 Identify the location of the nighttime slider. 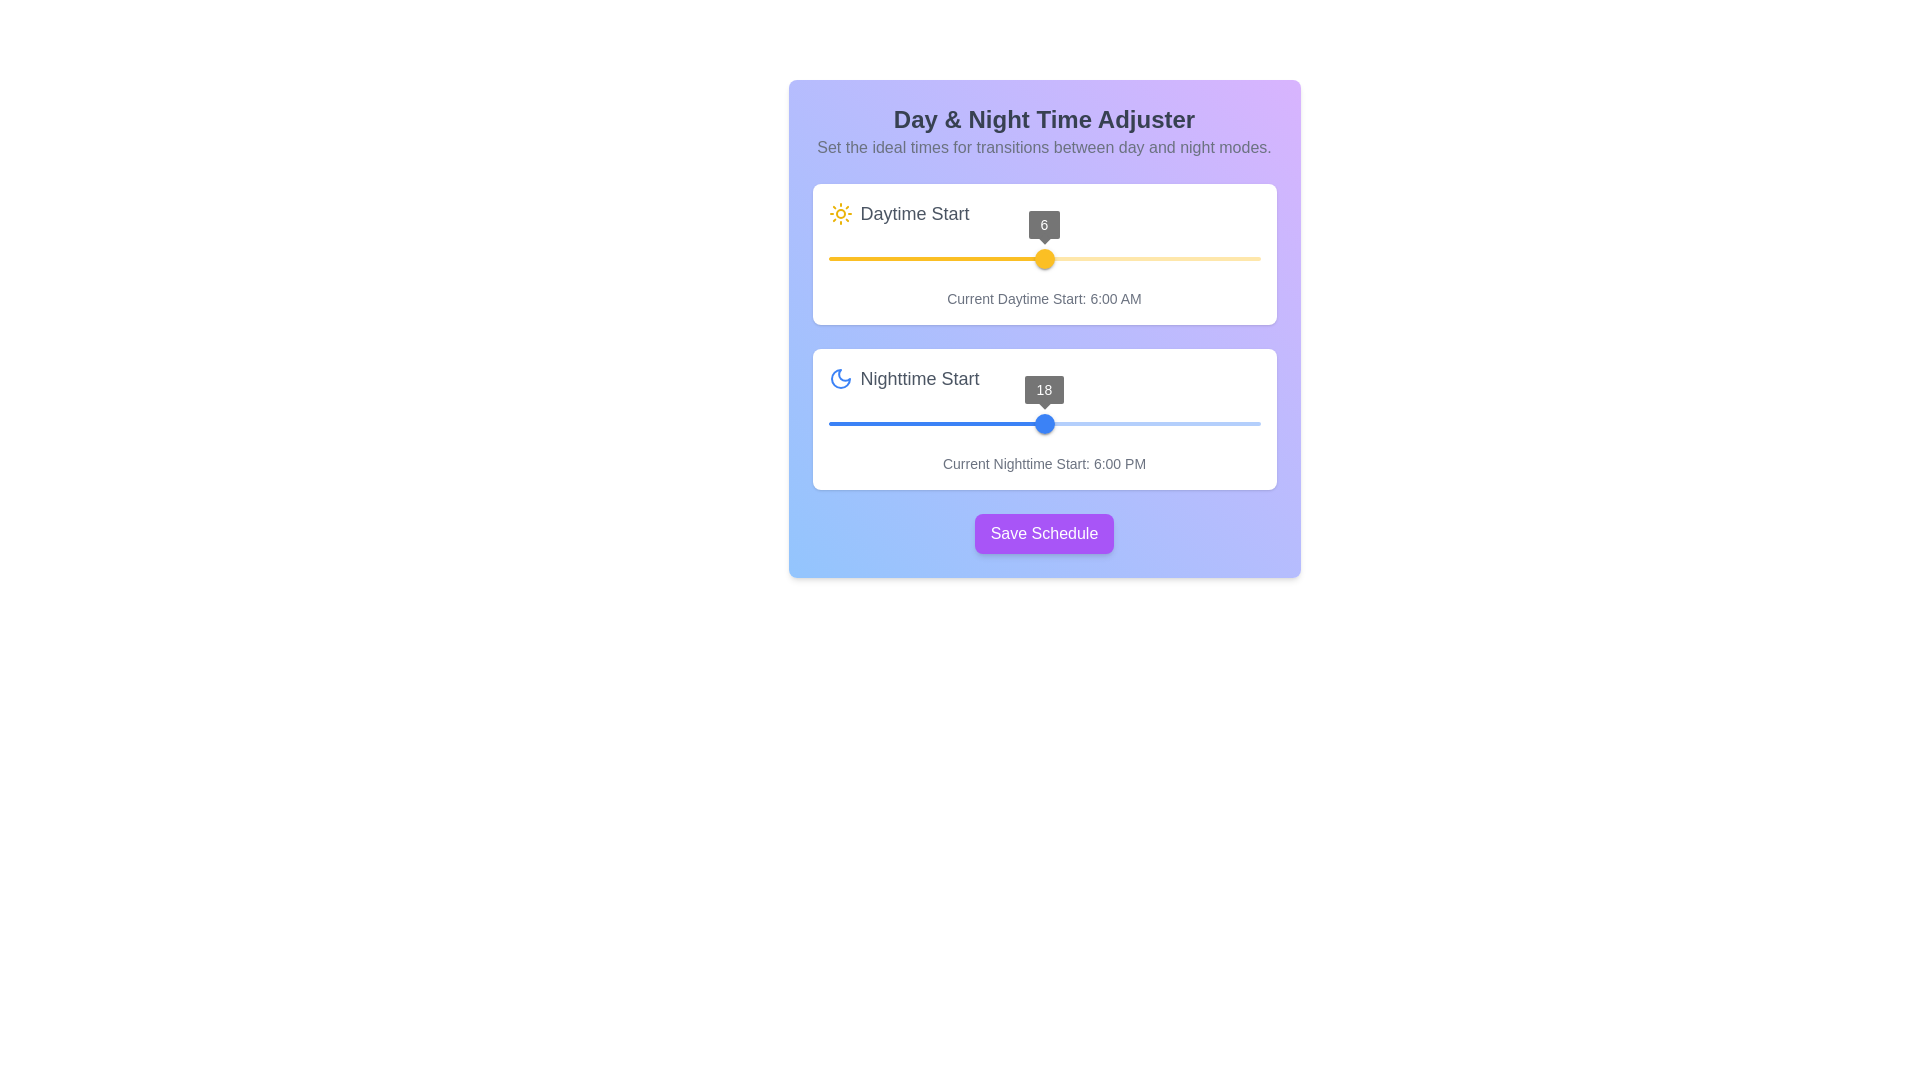
(864, 423).